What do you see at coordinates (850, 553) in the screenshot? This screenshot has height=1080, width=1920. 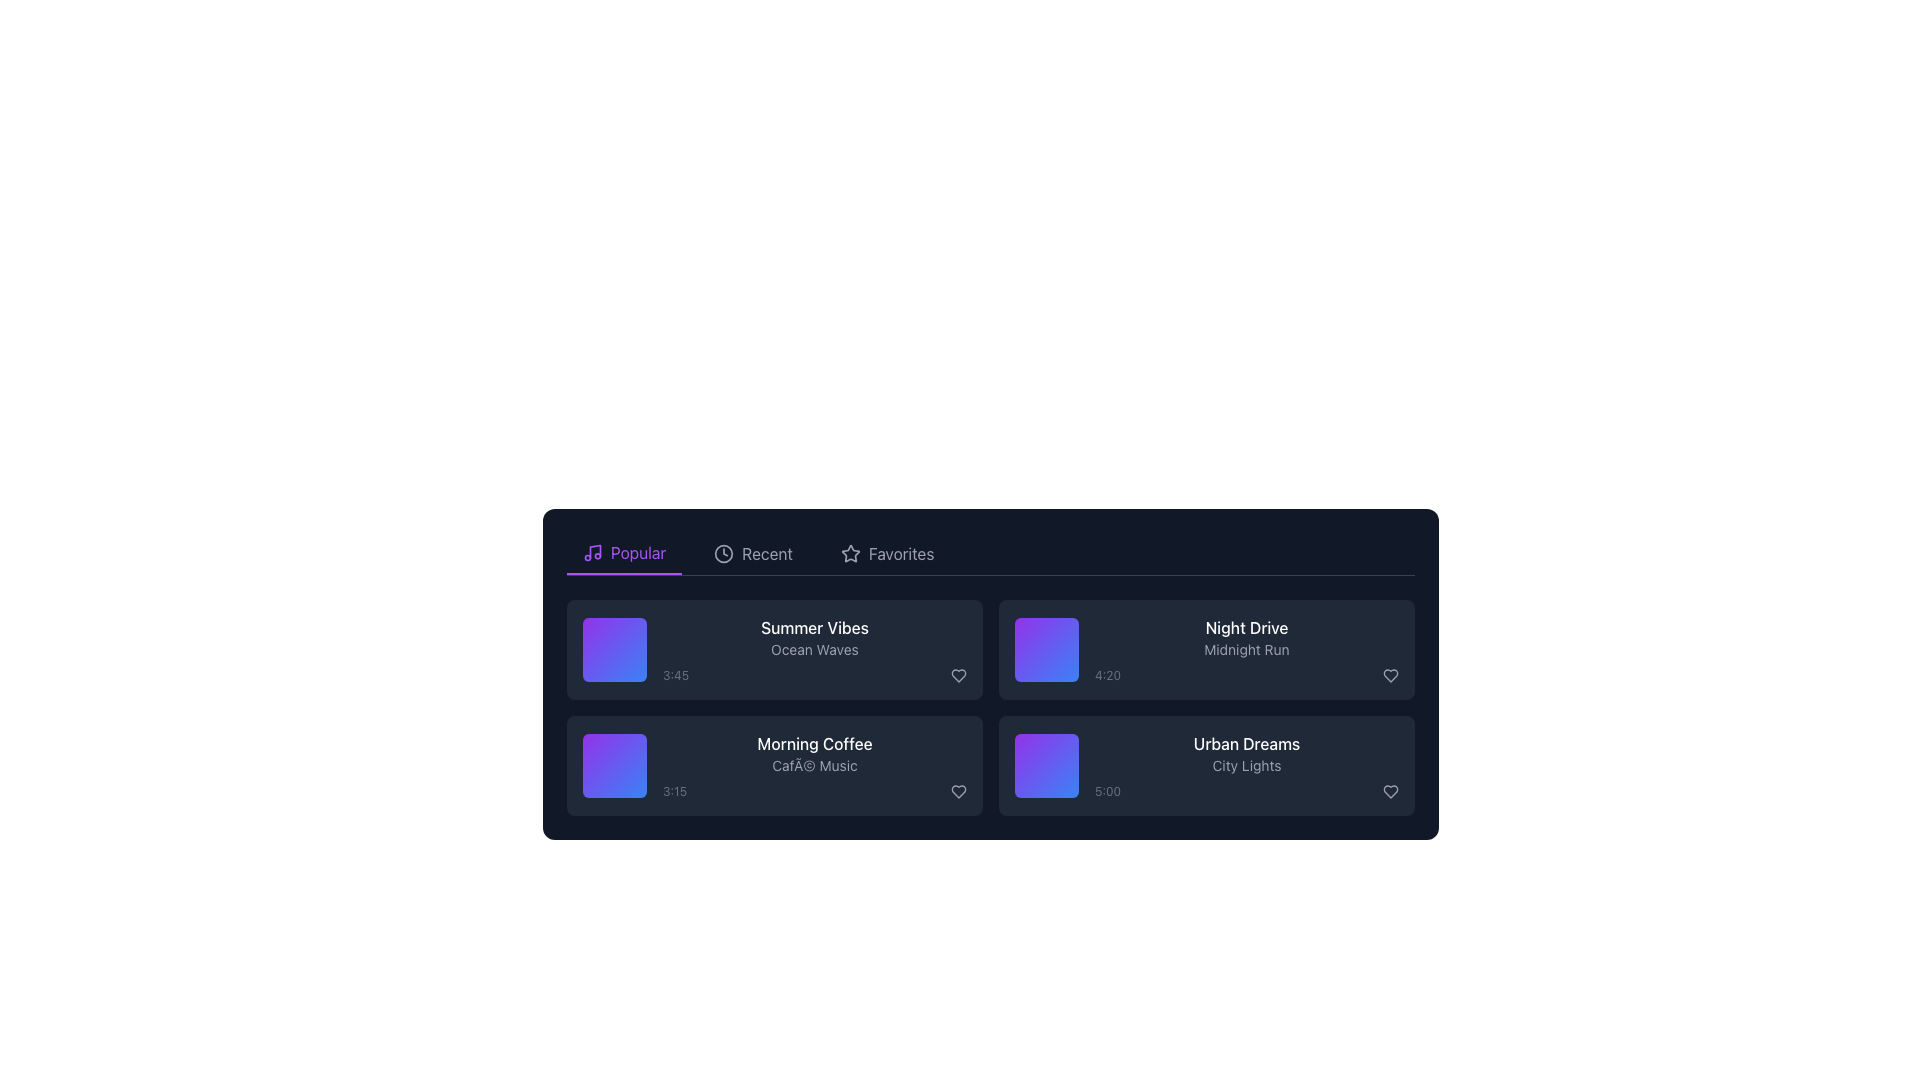 I see `the star-shaped icon located in the fourth square on the right side of the grid below the 'Favorites' tab` at bounding box center [850, 553].